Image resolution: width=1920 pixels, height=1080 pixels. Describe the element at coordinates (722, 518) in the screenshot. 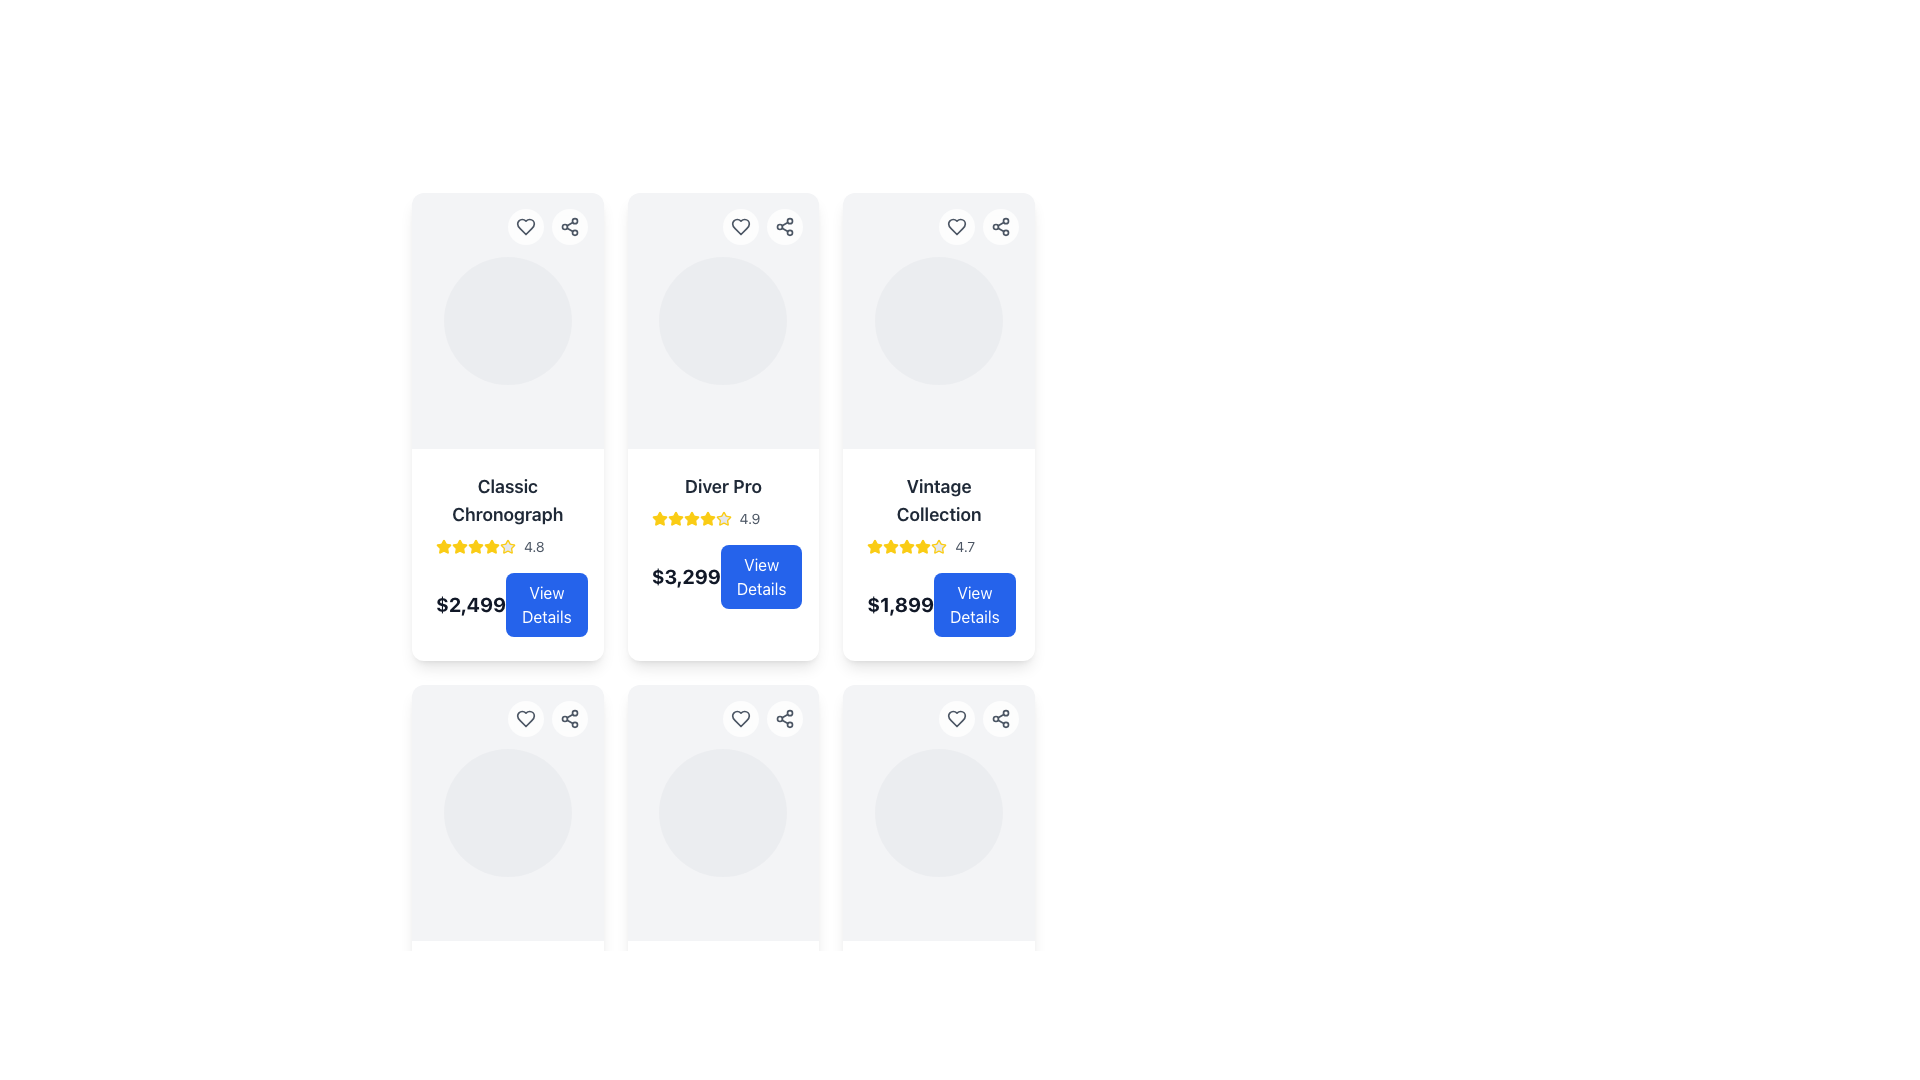

I see `numeric rating score of '4.9' displayed adjacent to the Rating indicator featuring five stars, four filled with yellow and one partially filled, located below the product title 'Diver Pro'` at that location.